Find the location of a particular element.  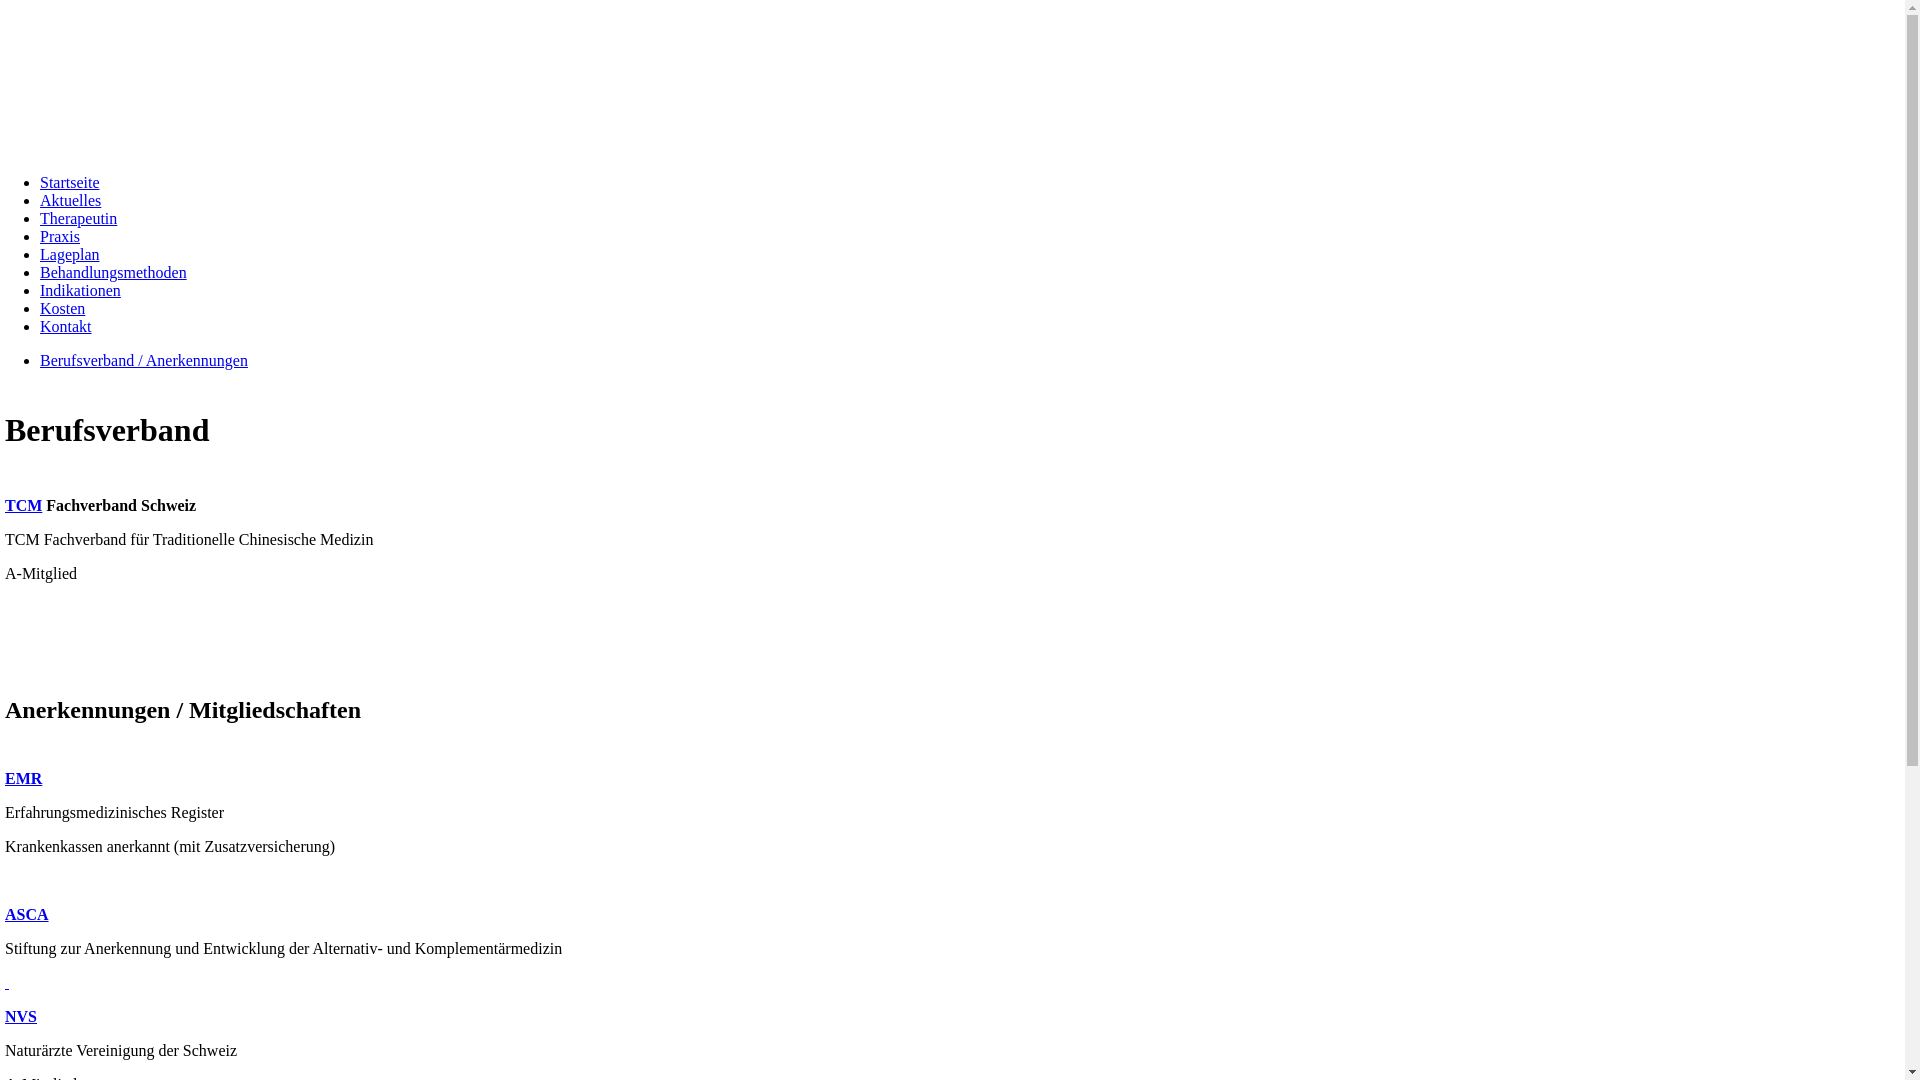

'NVS' is located at coordinates (20, 1016).